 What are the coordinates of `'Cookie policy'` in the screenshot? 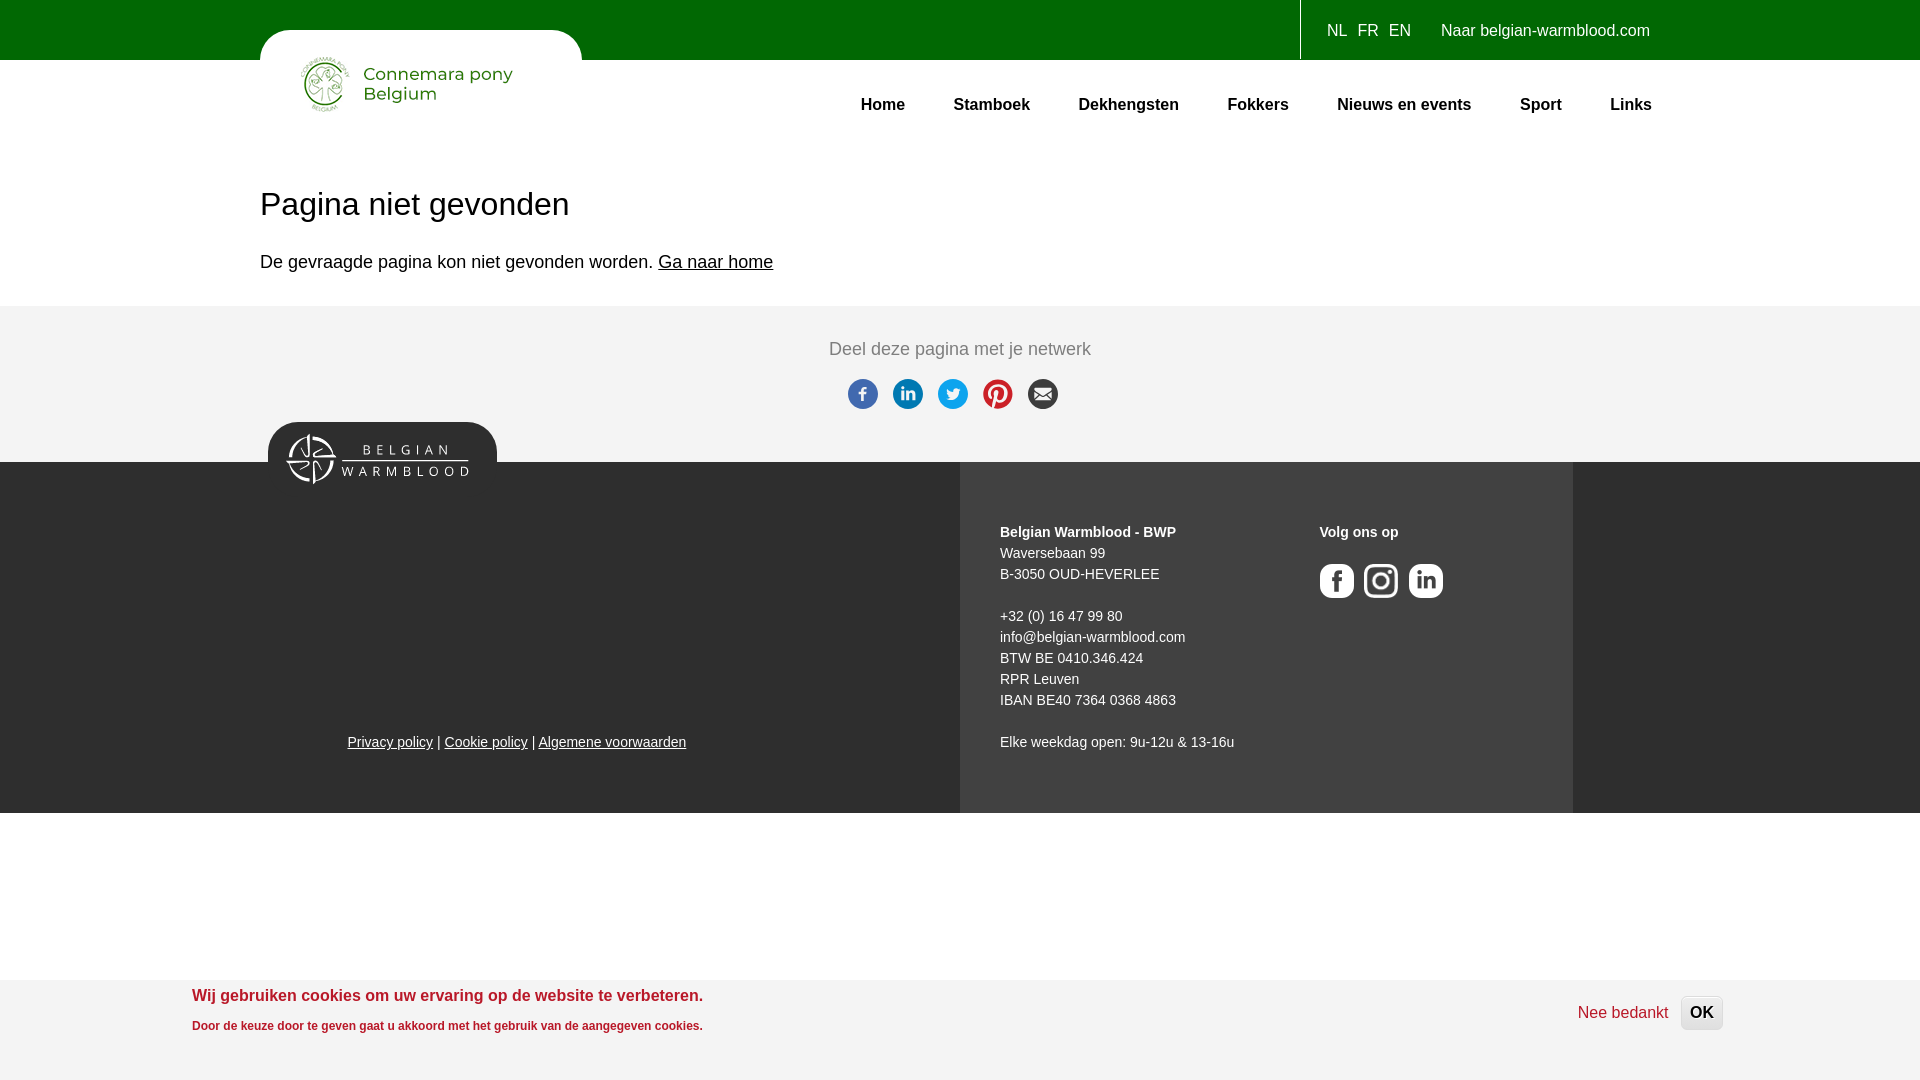 It's located at (486, 741).